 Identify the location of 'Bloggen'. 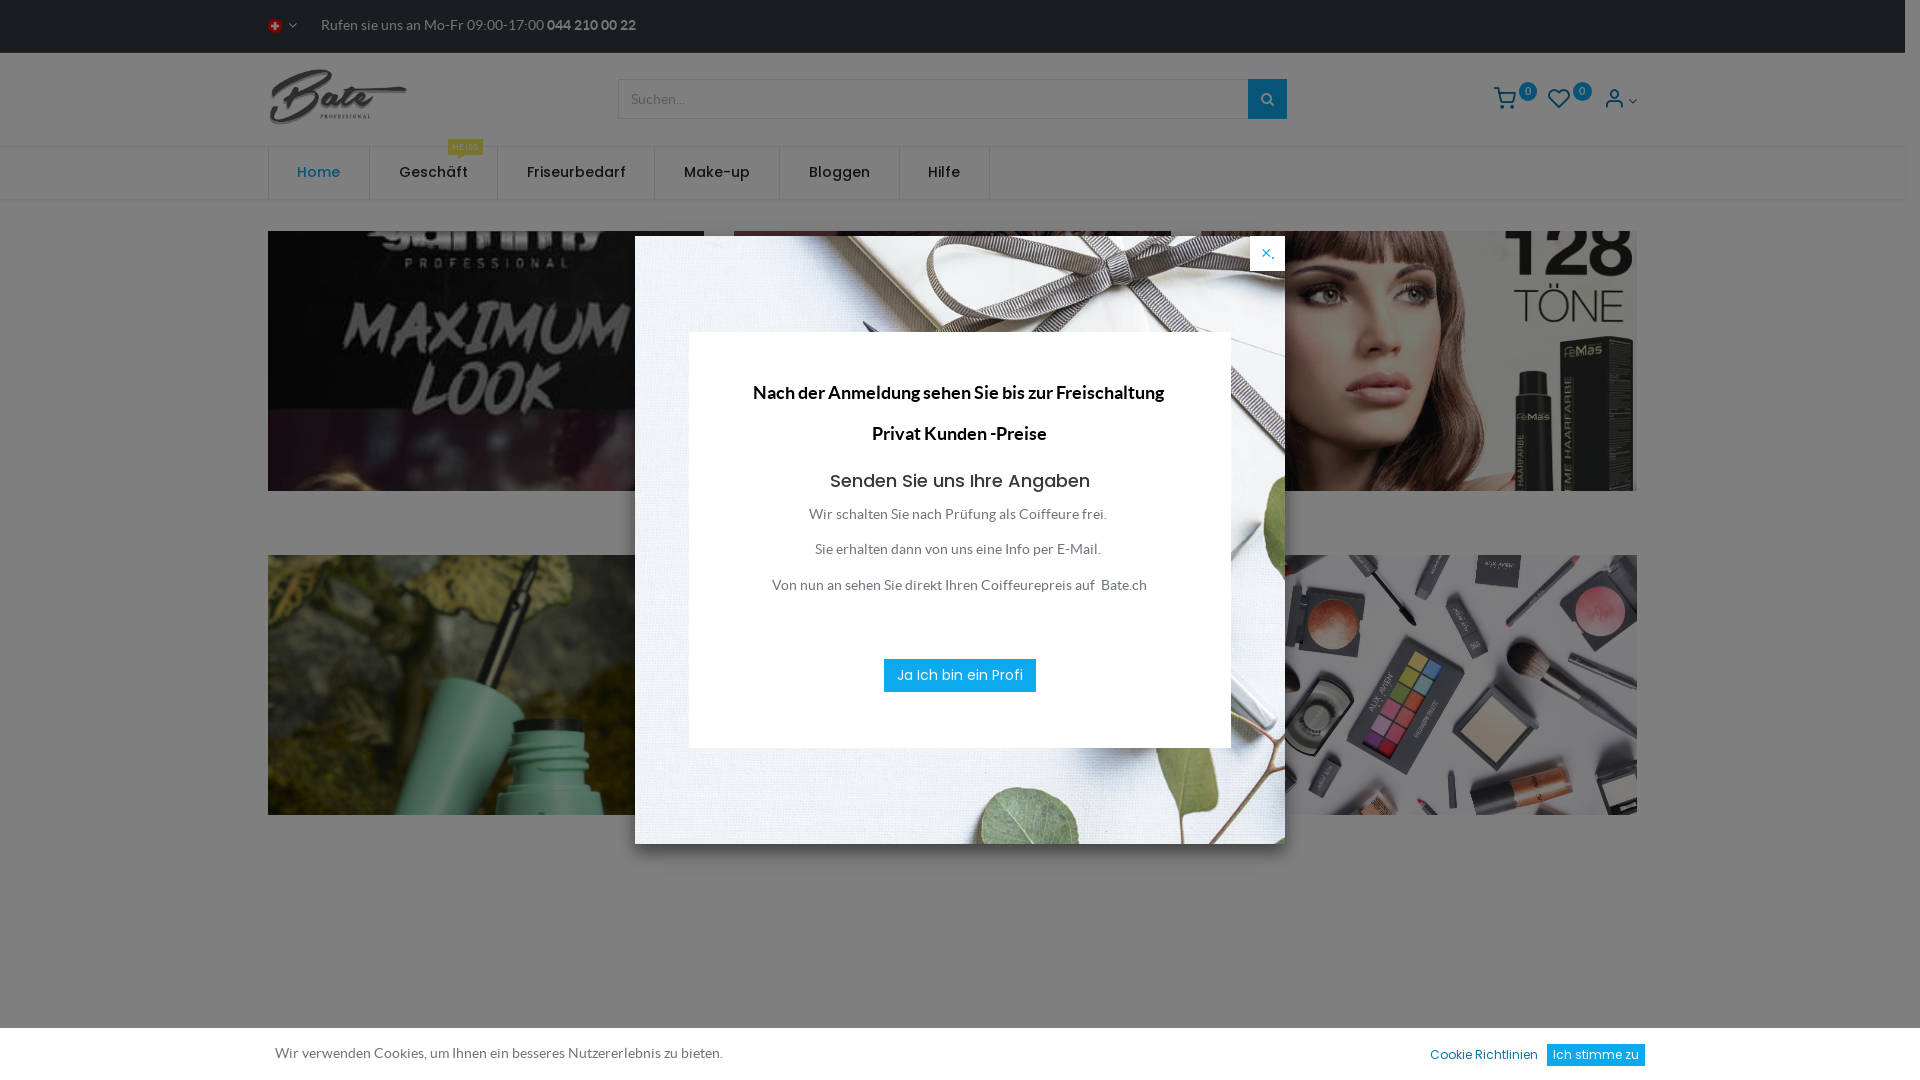
(839, 172).